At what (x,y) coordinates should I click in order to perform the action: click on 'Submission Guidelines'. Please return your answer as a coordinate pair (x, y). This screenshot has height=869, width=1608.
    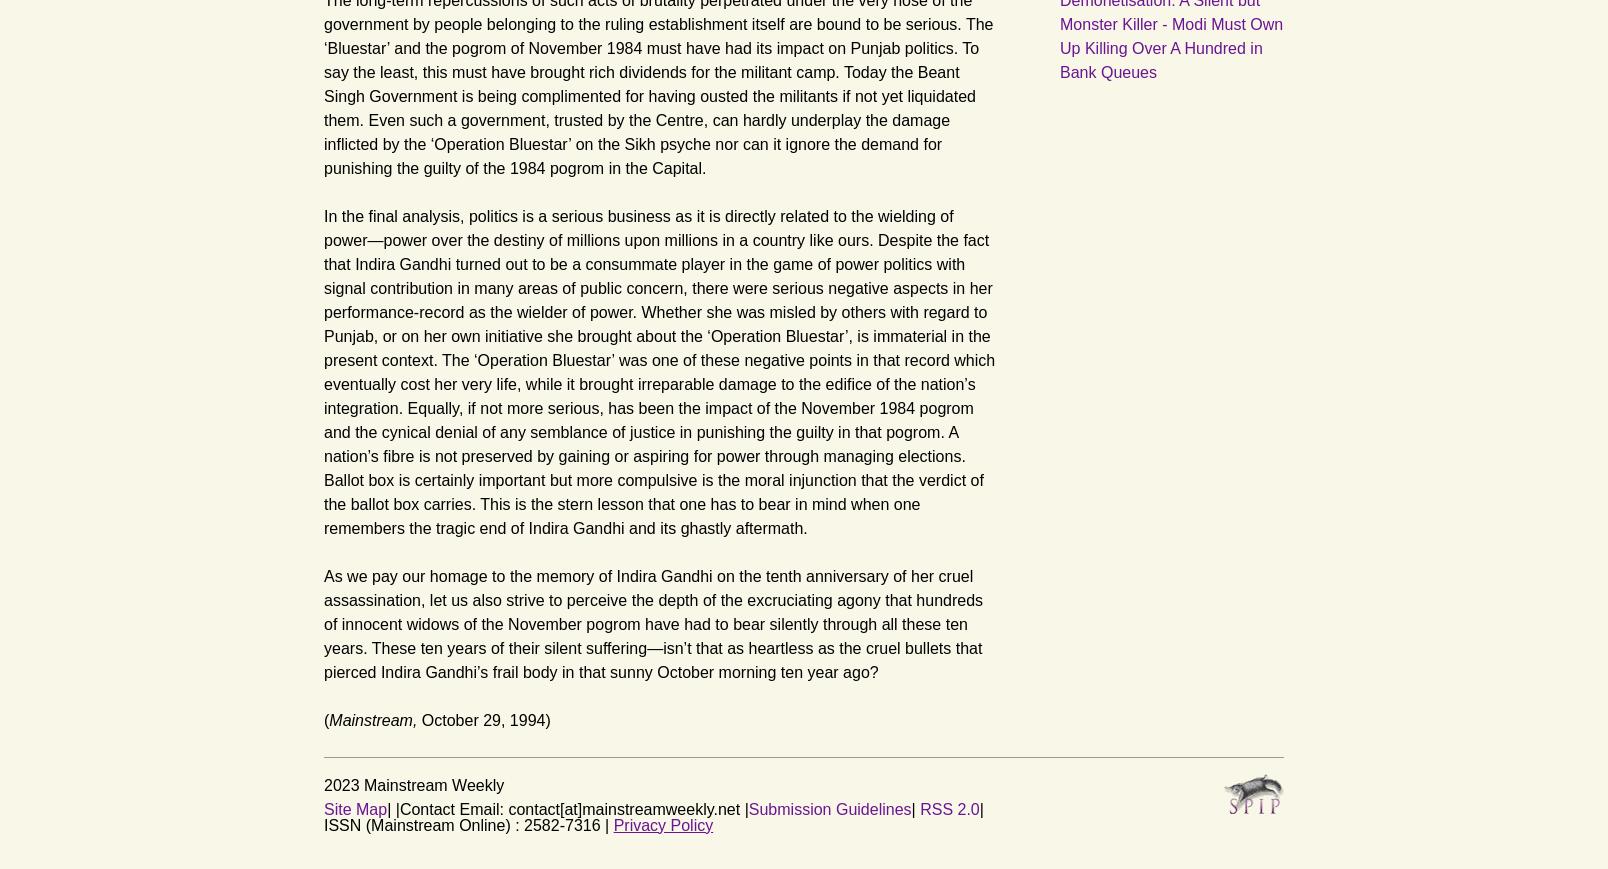
    Looking at the image, I should click on (748, 808).